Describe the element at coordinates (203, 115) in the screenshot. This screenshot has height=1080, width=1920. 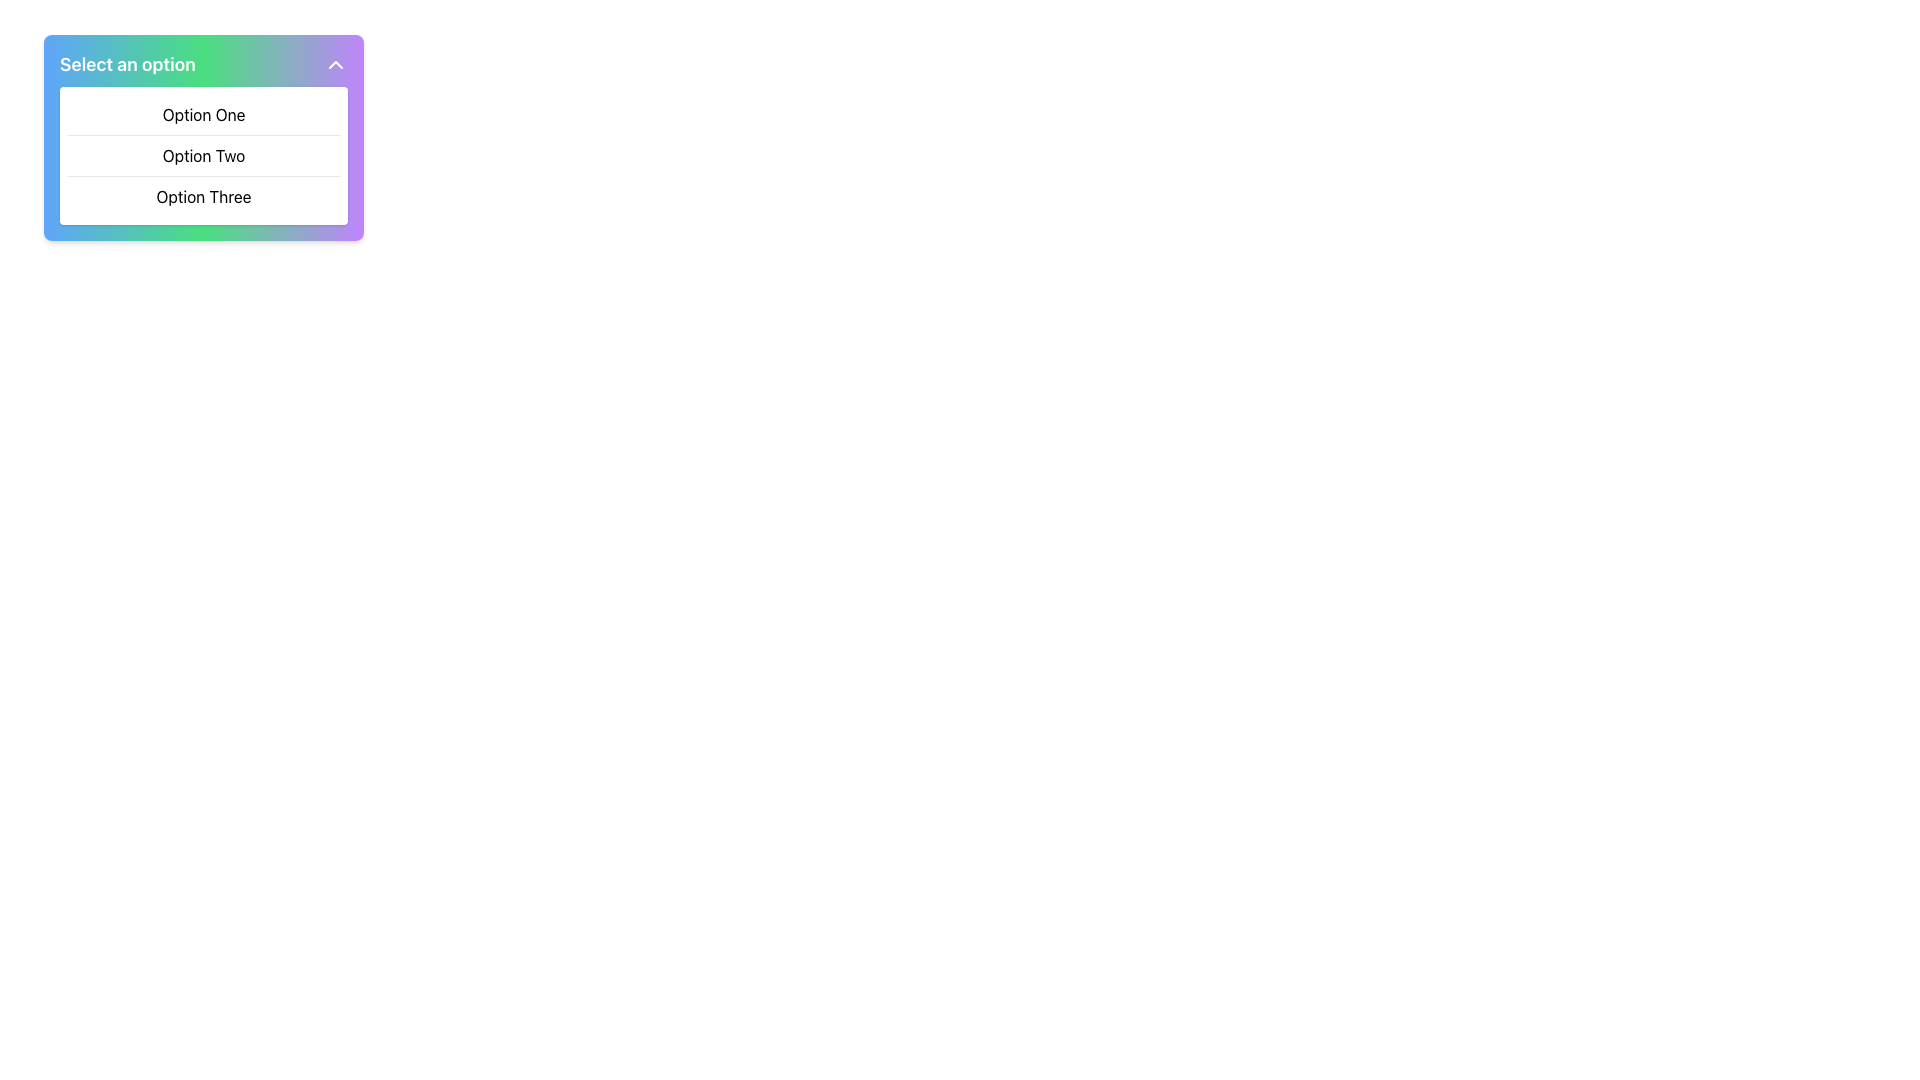
I see `the first option 'Option One' in the dropdown menu` at that location.